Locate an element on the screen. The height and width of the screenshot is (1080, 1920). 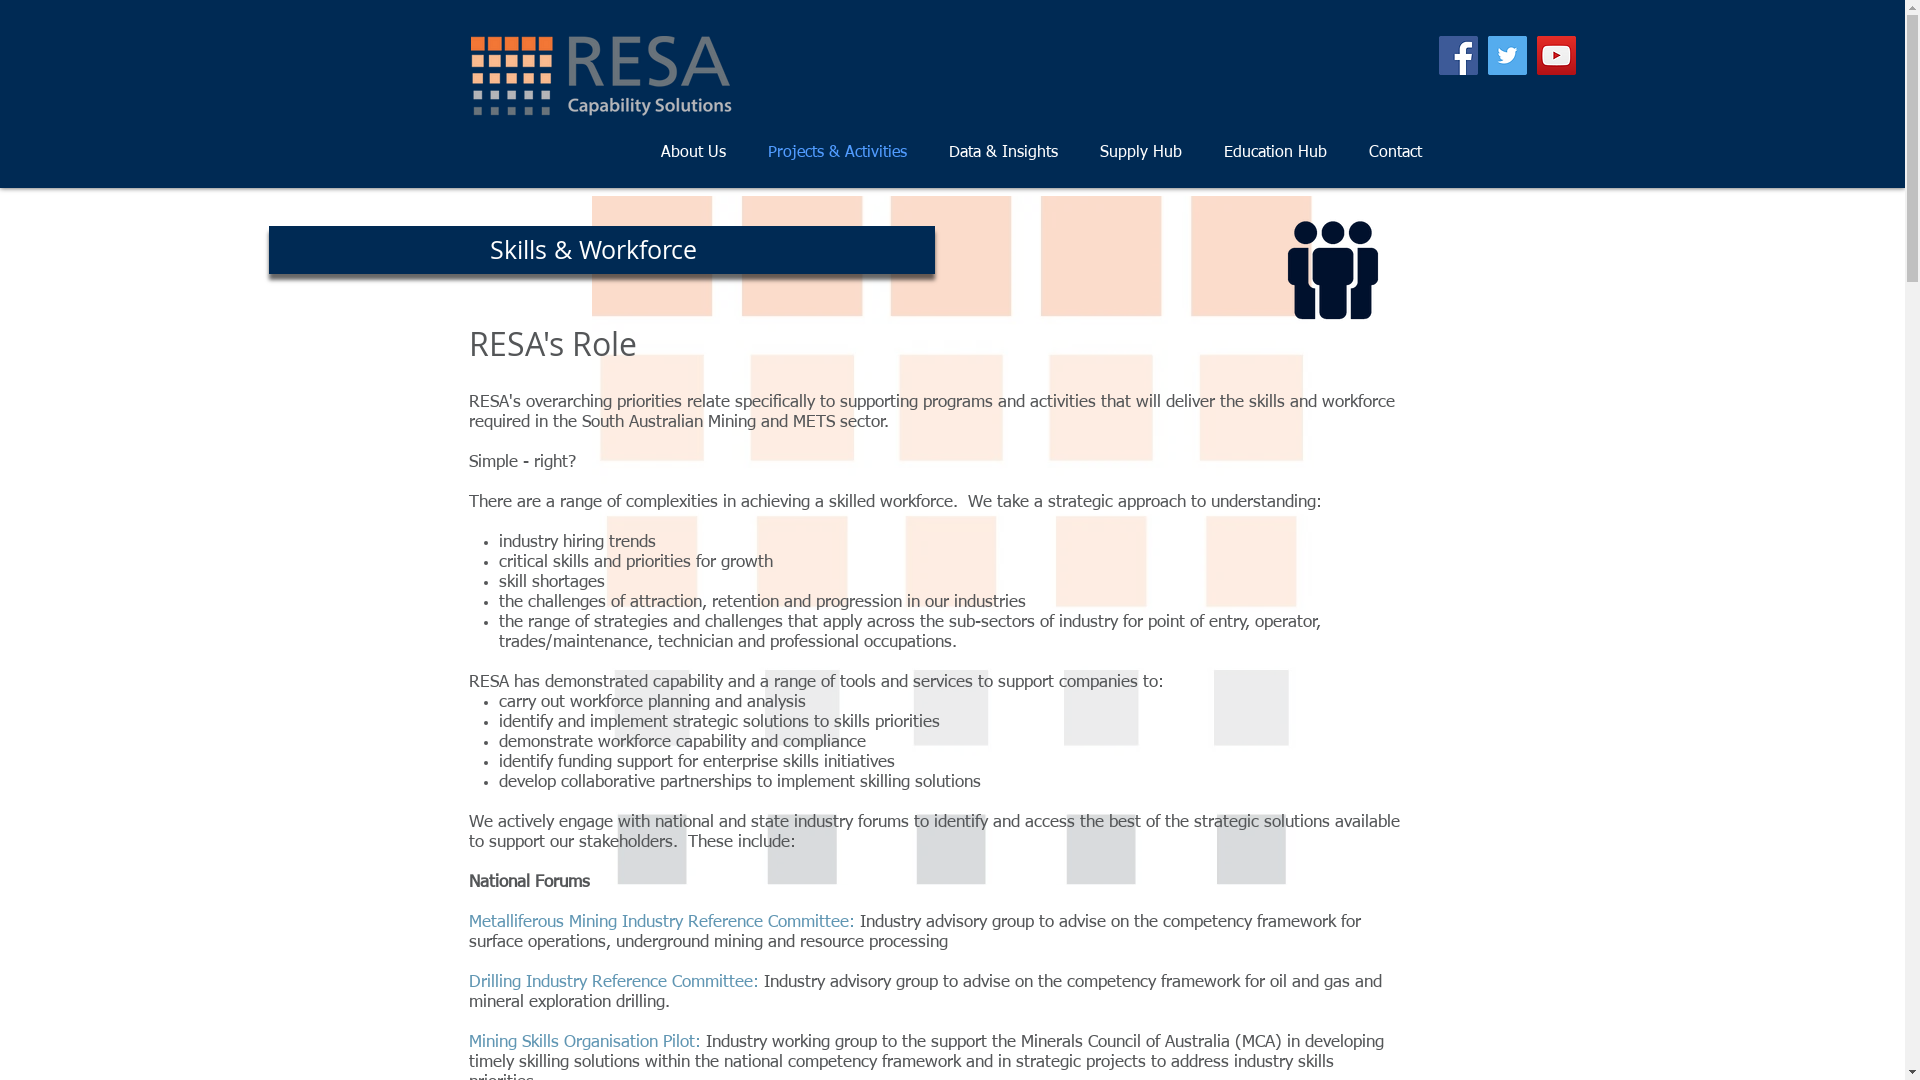
'Education Hub' is located at coordinates (1273, 152).